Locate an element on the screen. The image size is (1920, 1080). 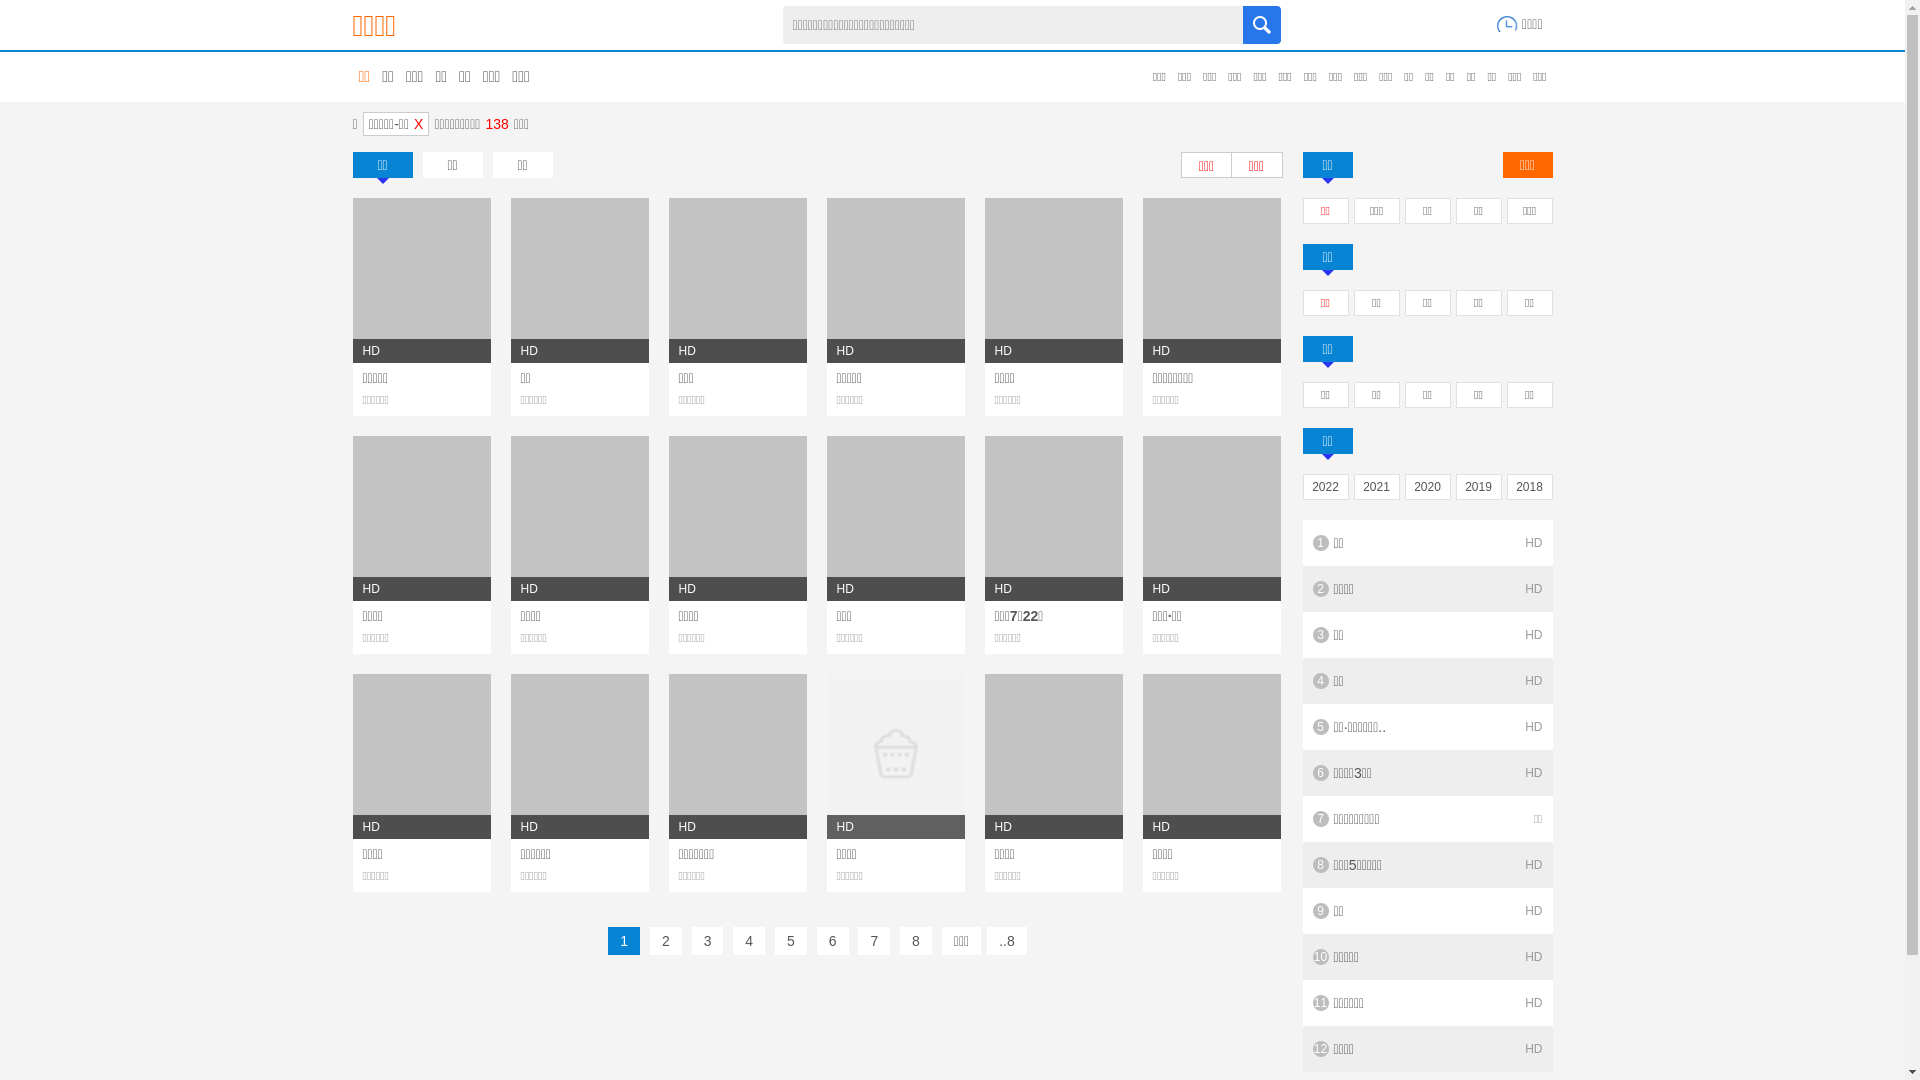
'7' is located at coordinates (873, 941).